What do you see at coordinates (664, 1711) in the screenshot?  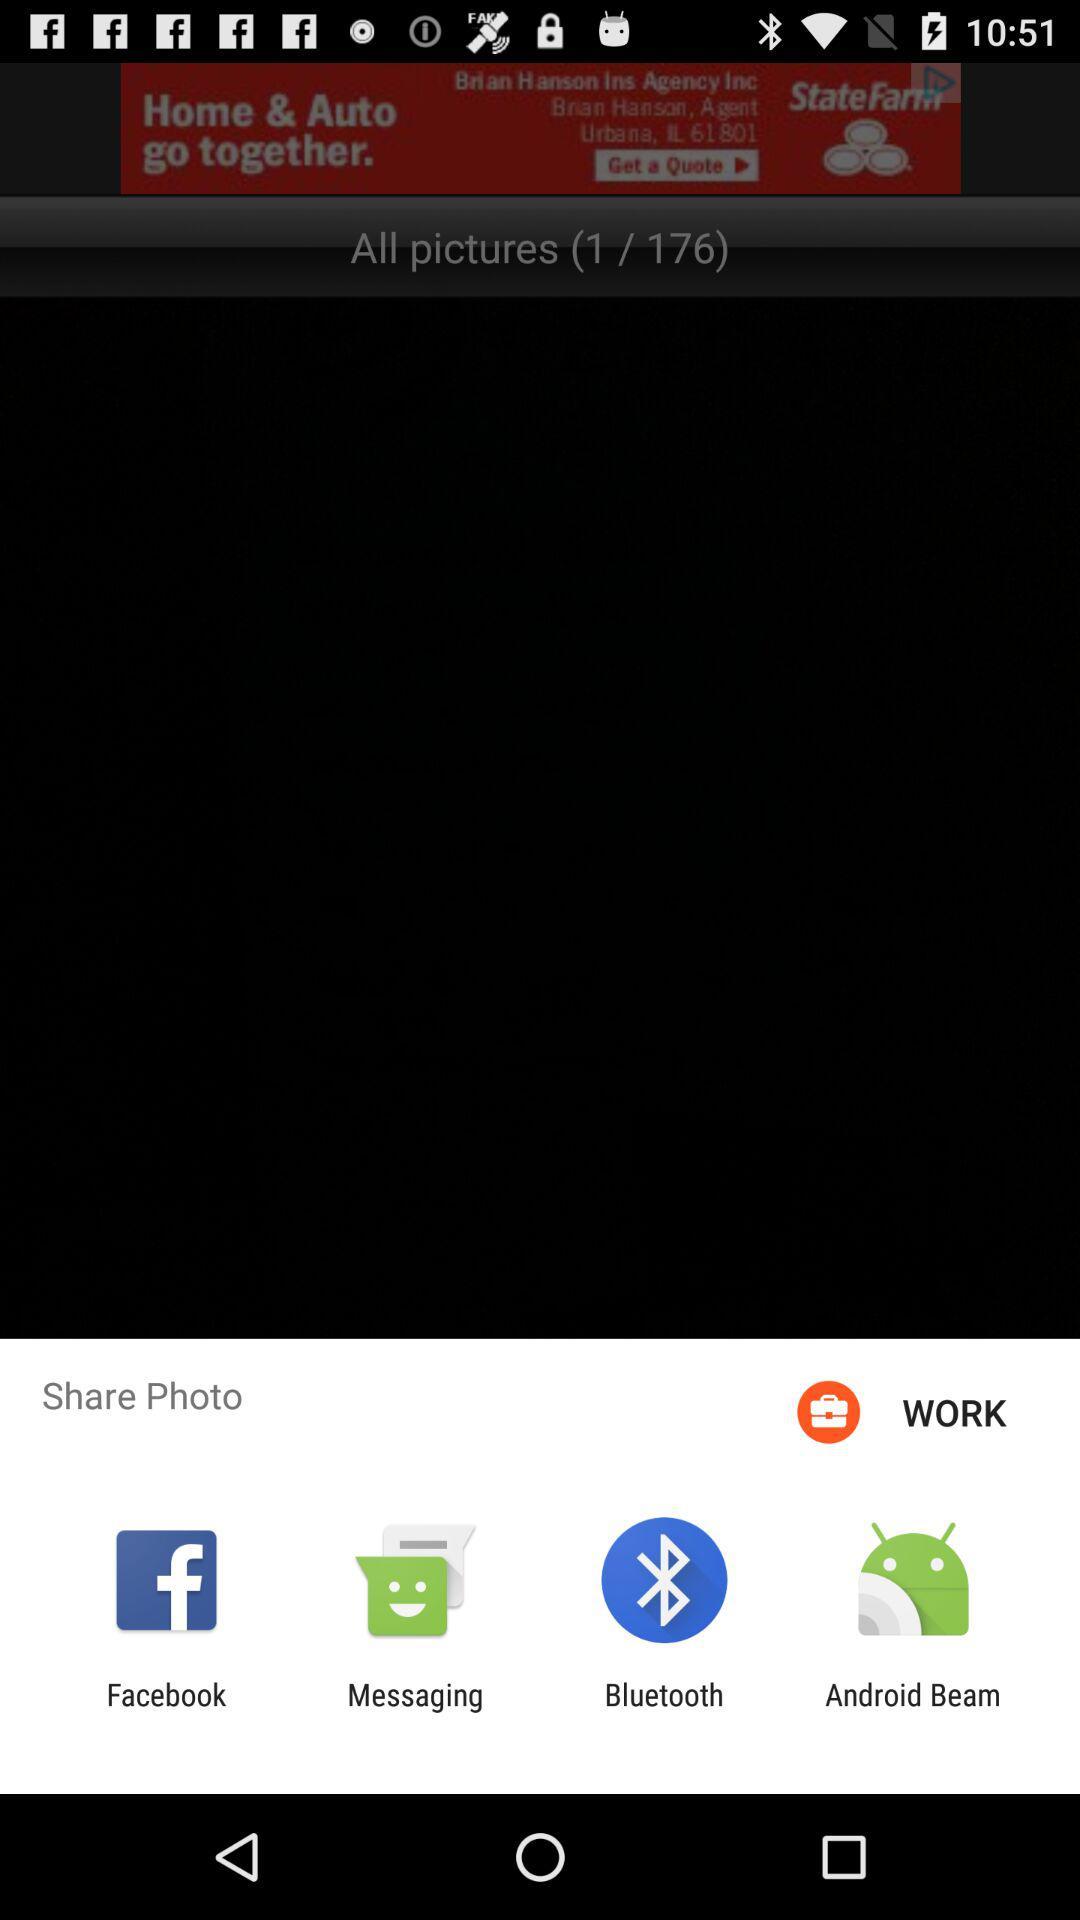 I see `the item to the left of the android beam item` at bounding box center [664, 1711].